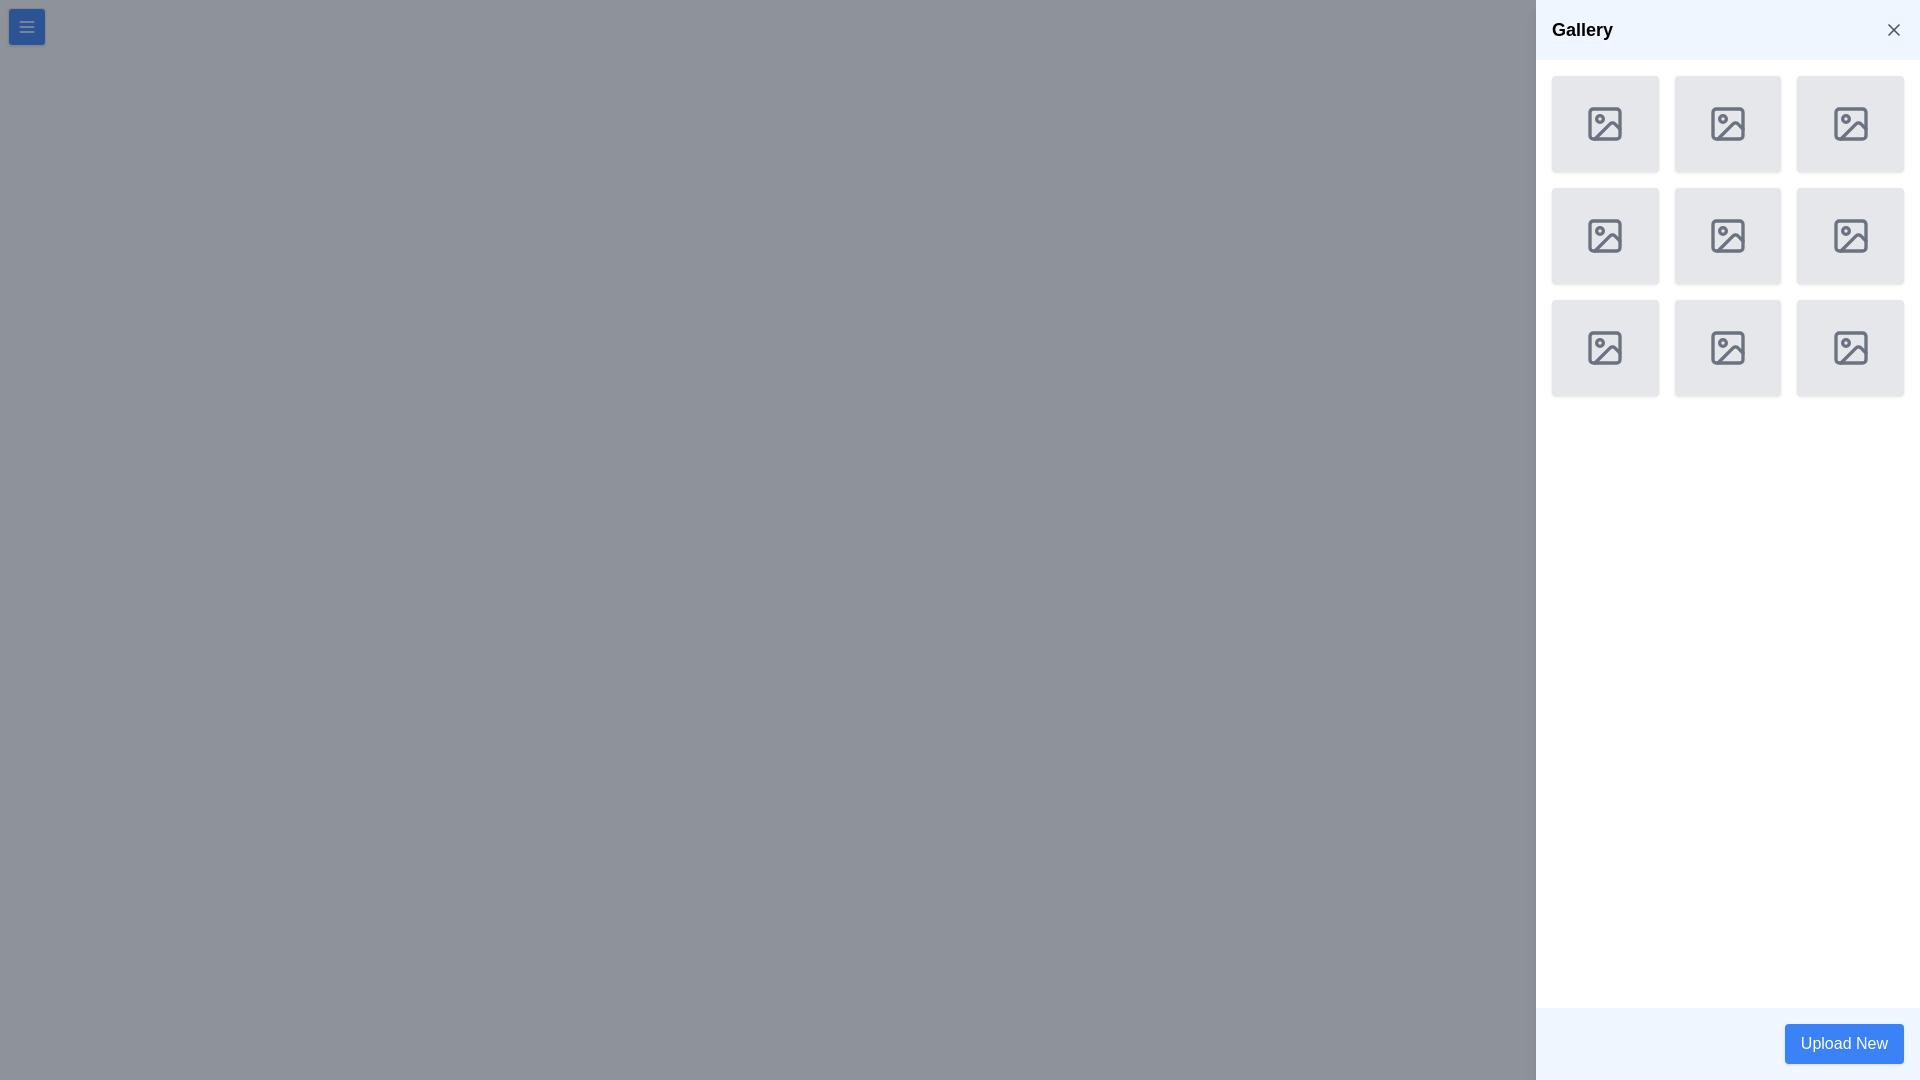 This screenshot has width=1920, height=1080. I want to click on the SVG rectangle that serves as a visual component of an image icon in the 'Gallery' section, located in the third column and third row of the grid layout, so click(1727, 234).